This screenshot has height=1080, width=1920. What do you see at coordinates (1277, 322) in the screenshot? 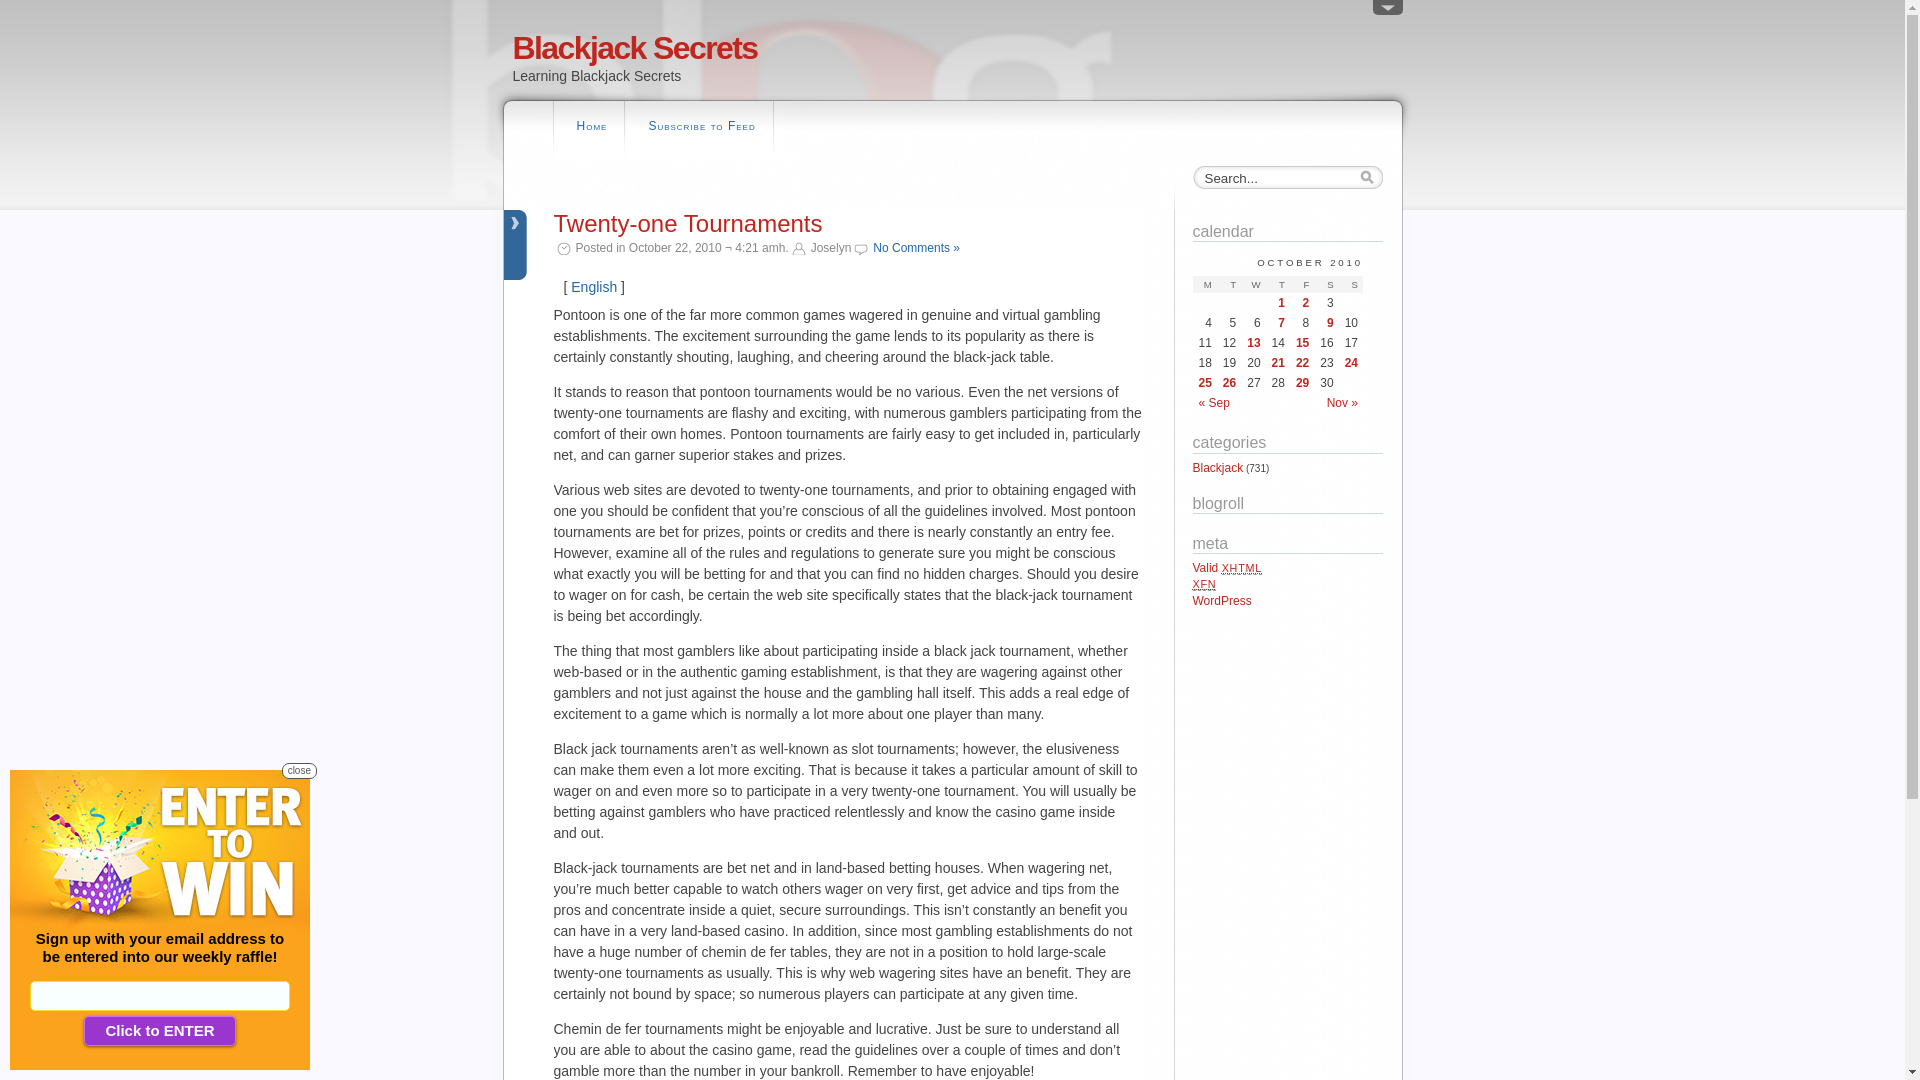
I see `'7'` at bounding box center [1277, 322].